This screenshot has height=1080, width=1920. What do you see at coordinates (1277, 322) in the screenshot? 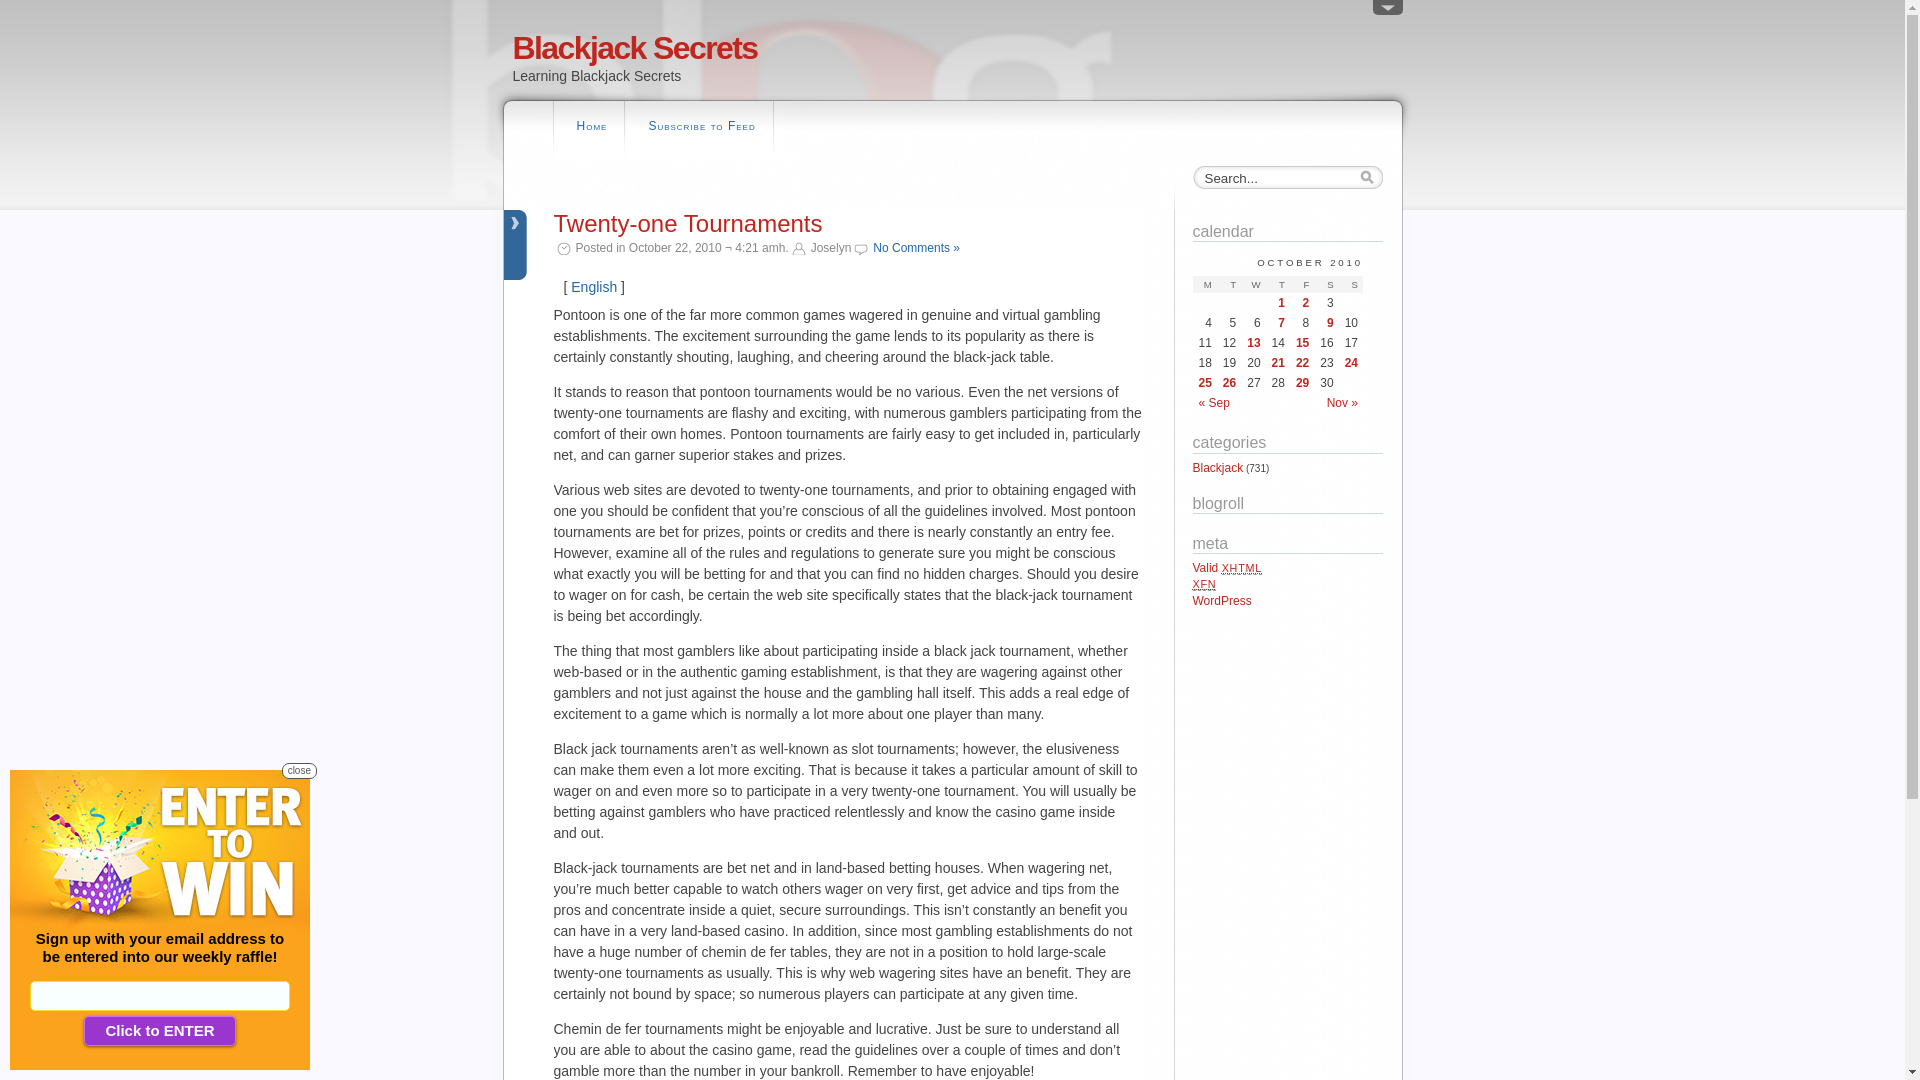
I see `'7'` at bounding box center [1277, 322].